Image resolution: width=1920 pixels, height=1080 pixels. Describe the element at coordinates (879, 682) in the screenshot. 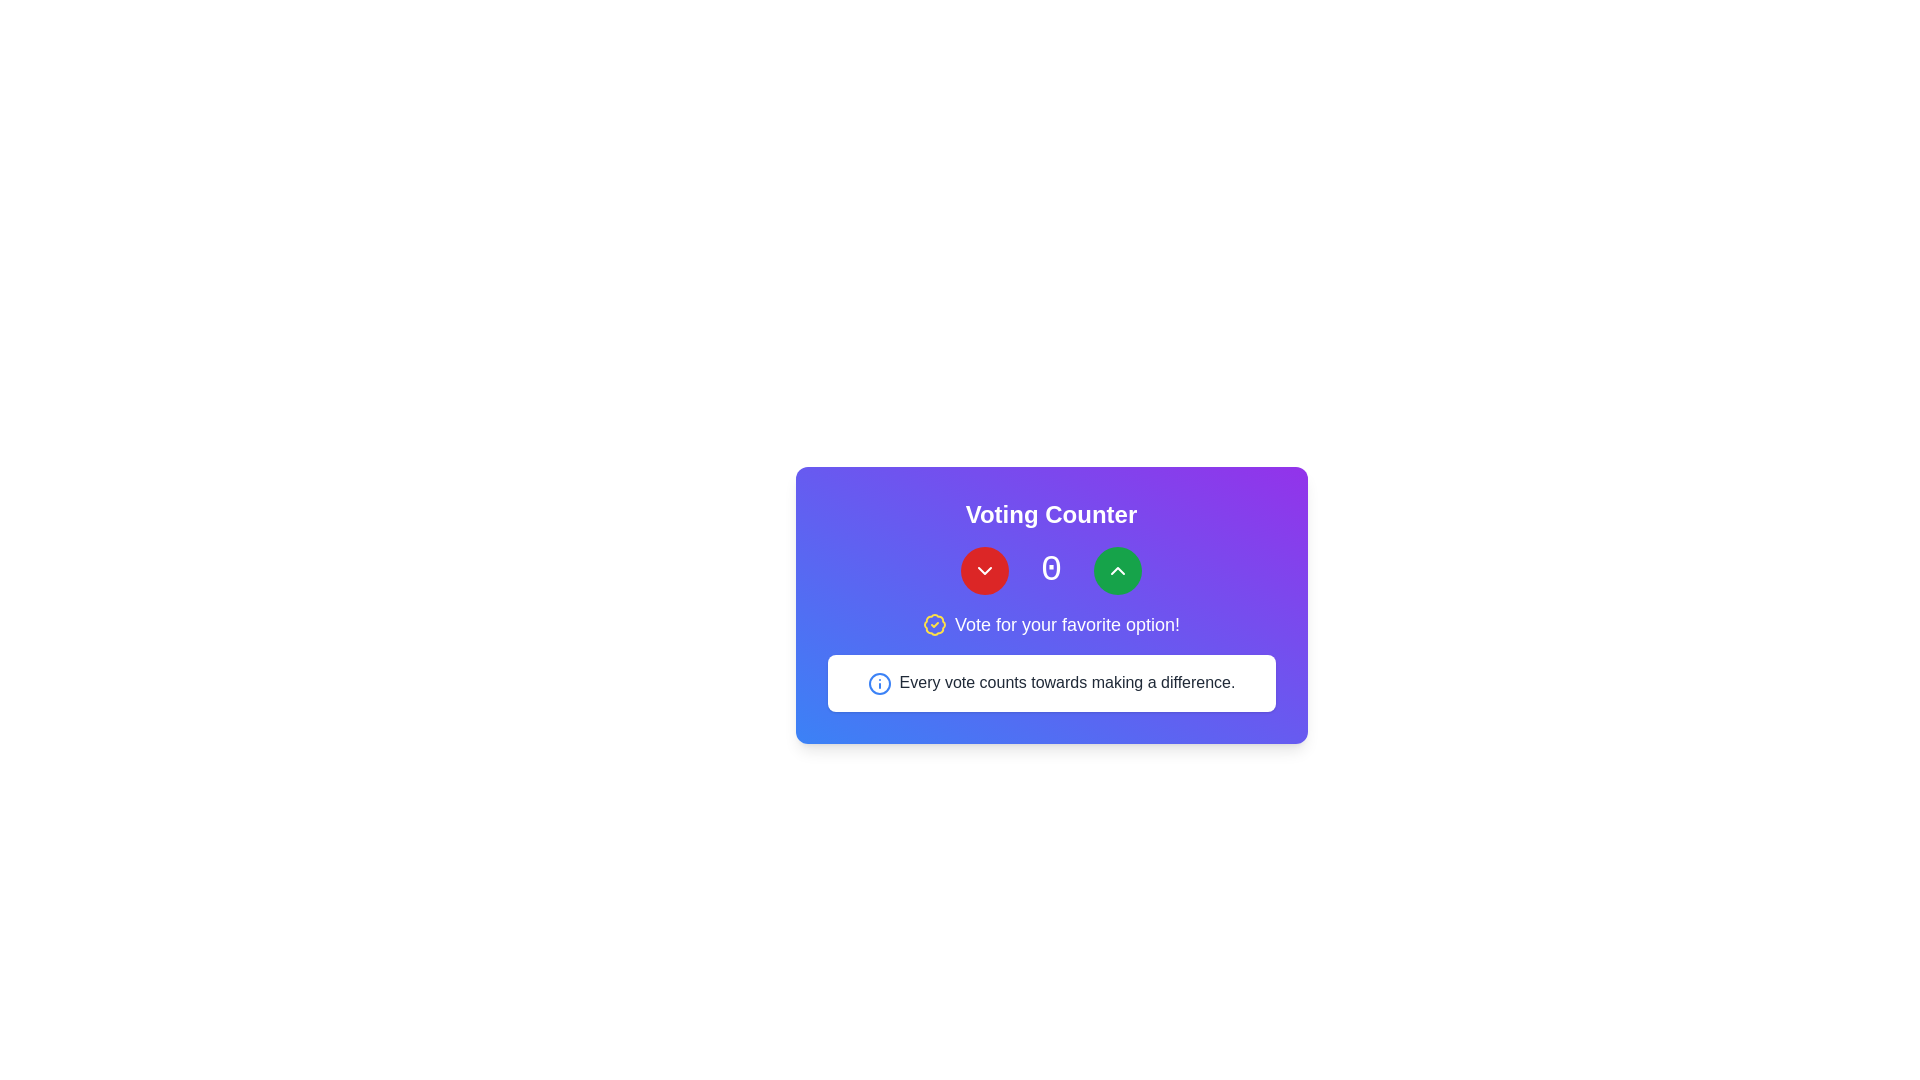

I see `the information icon which is a circular shape with a blue border and white fill, located to the left of the text label 'Every vote counts towards making a difference.'` at that location.